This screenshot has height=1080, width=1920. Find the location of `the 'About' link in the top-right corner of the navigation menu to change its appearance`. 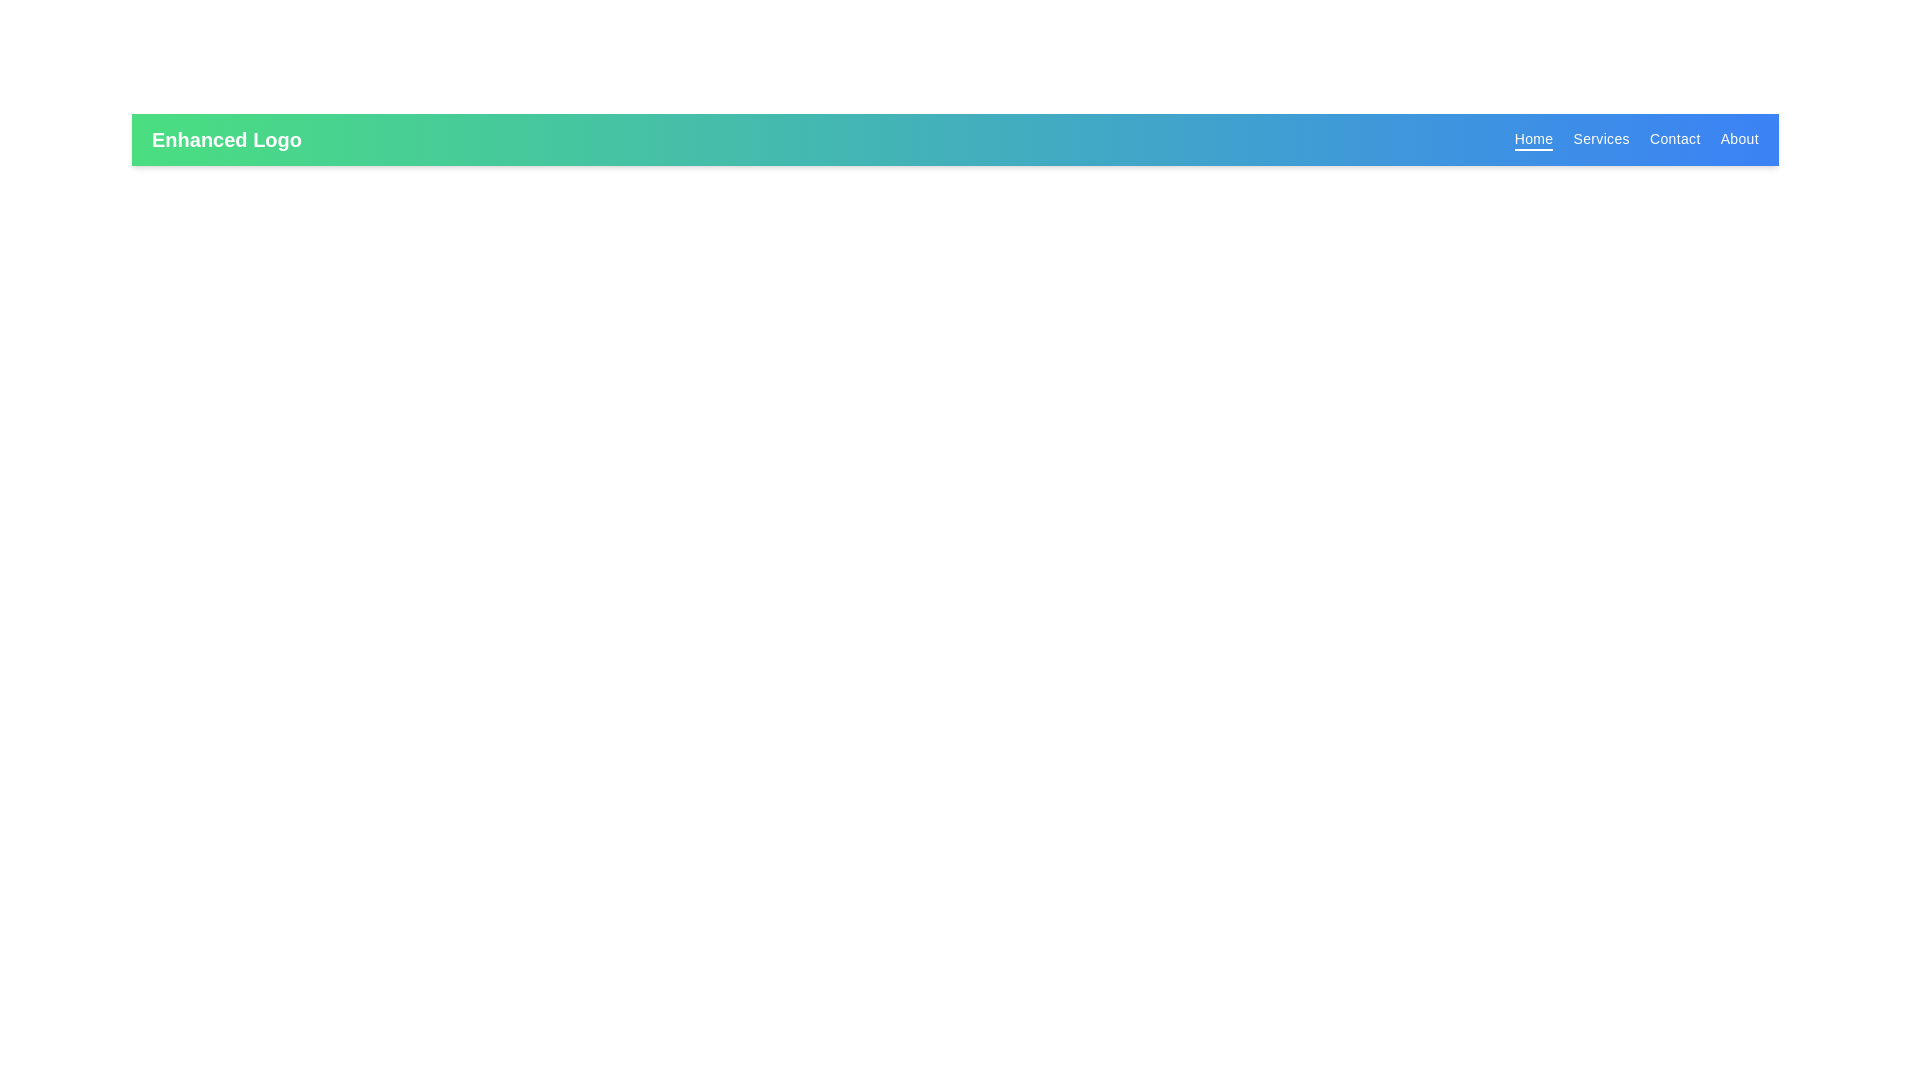

the 'About' link in the top-right corner of the navigation menu to change its appearance is located at coordinates (1738, 138).